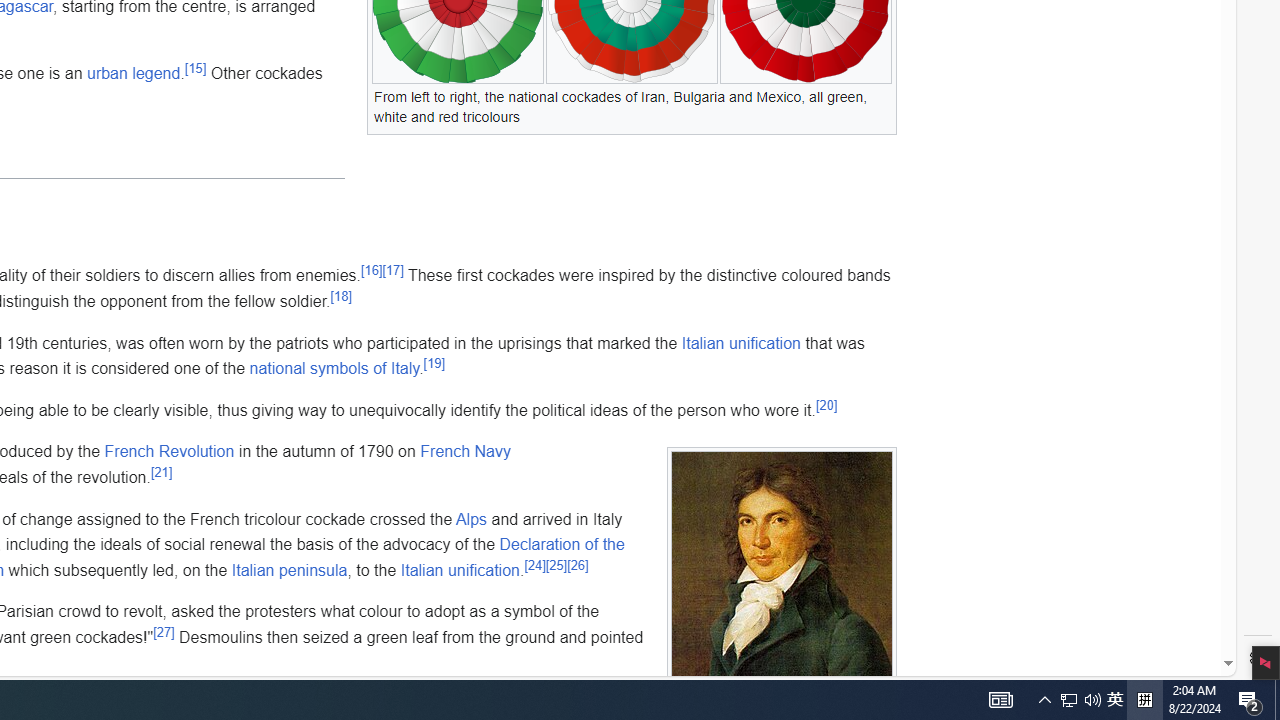 This screenshot has width=1280, height=720. I want to click on '[27]', so click(164, 632).